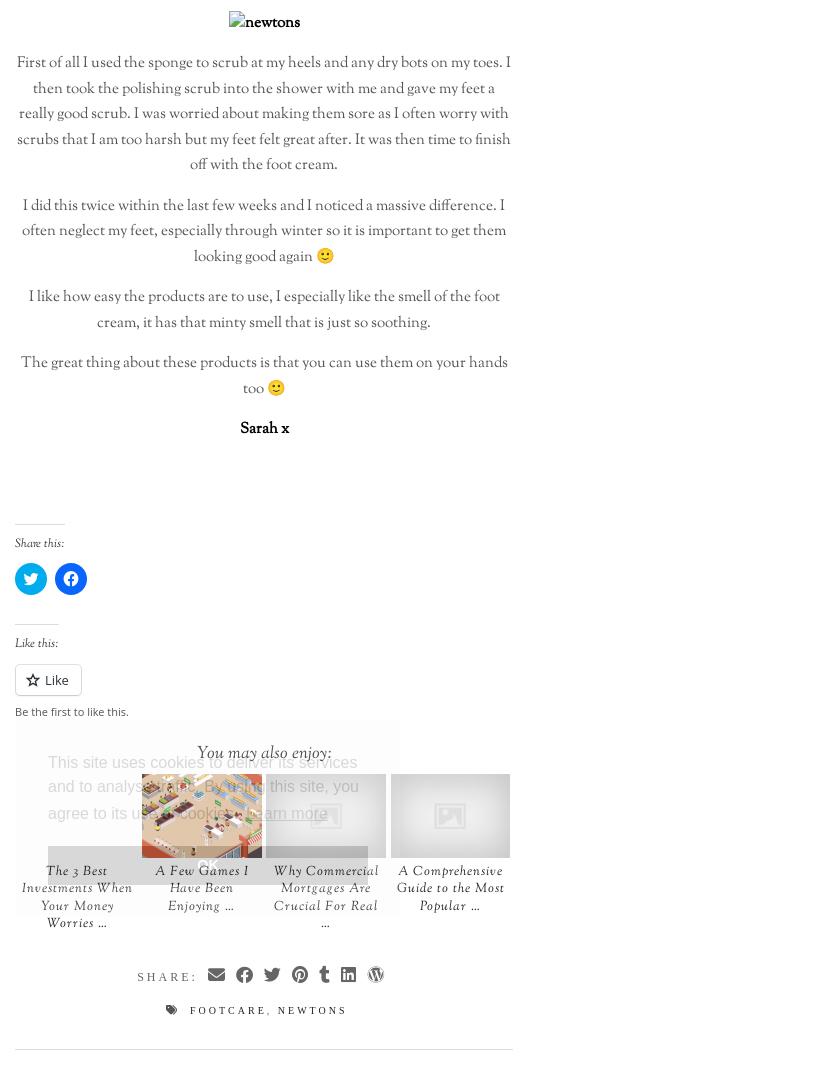 Image resolution: width=815 pixels, height=1067 pixels. I want to click on 'I did this twice within the last few weeks and I noticed a massive difference. I often neglect my feet, especially through winter so it is important to get them looking good again 🙂', so click(263, 231).